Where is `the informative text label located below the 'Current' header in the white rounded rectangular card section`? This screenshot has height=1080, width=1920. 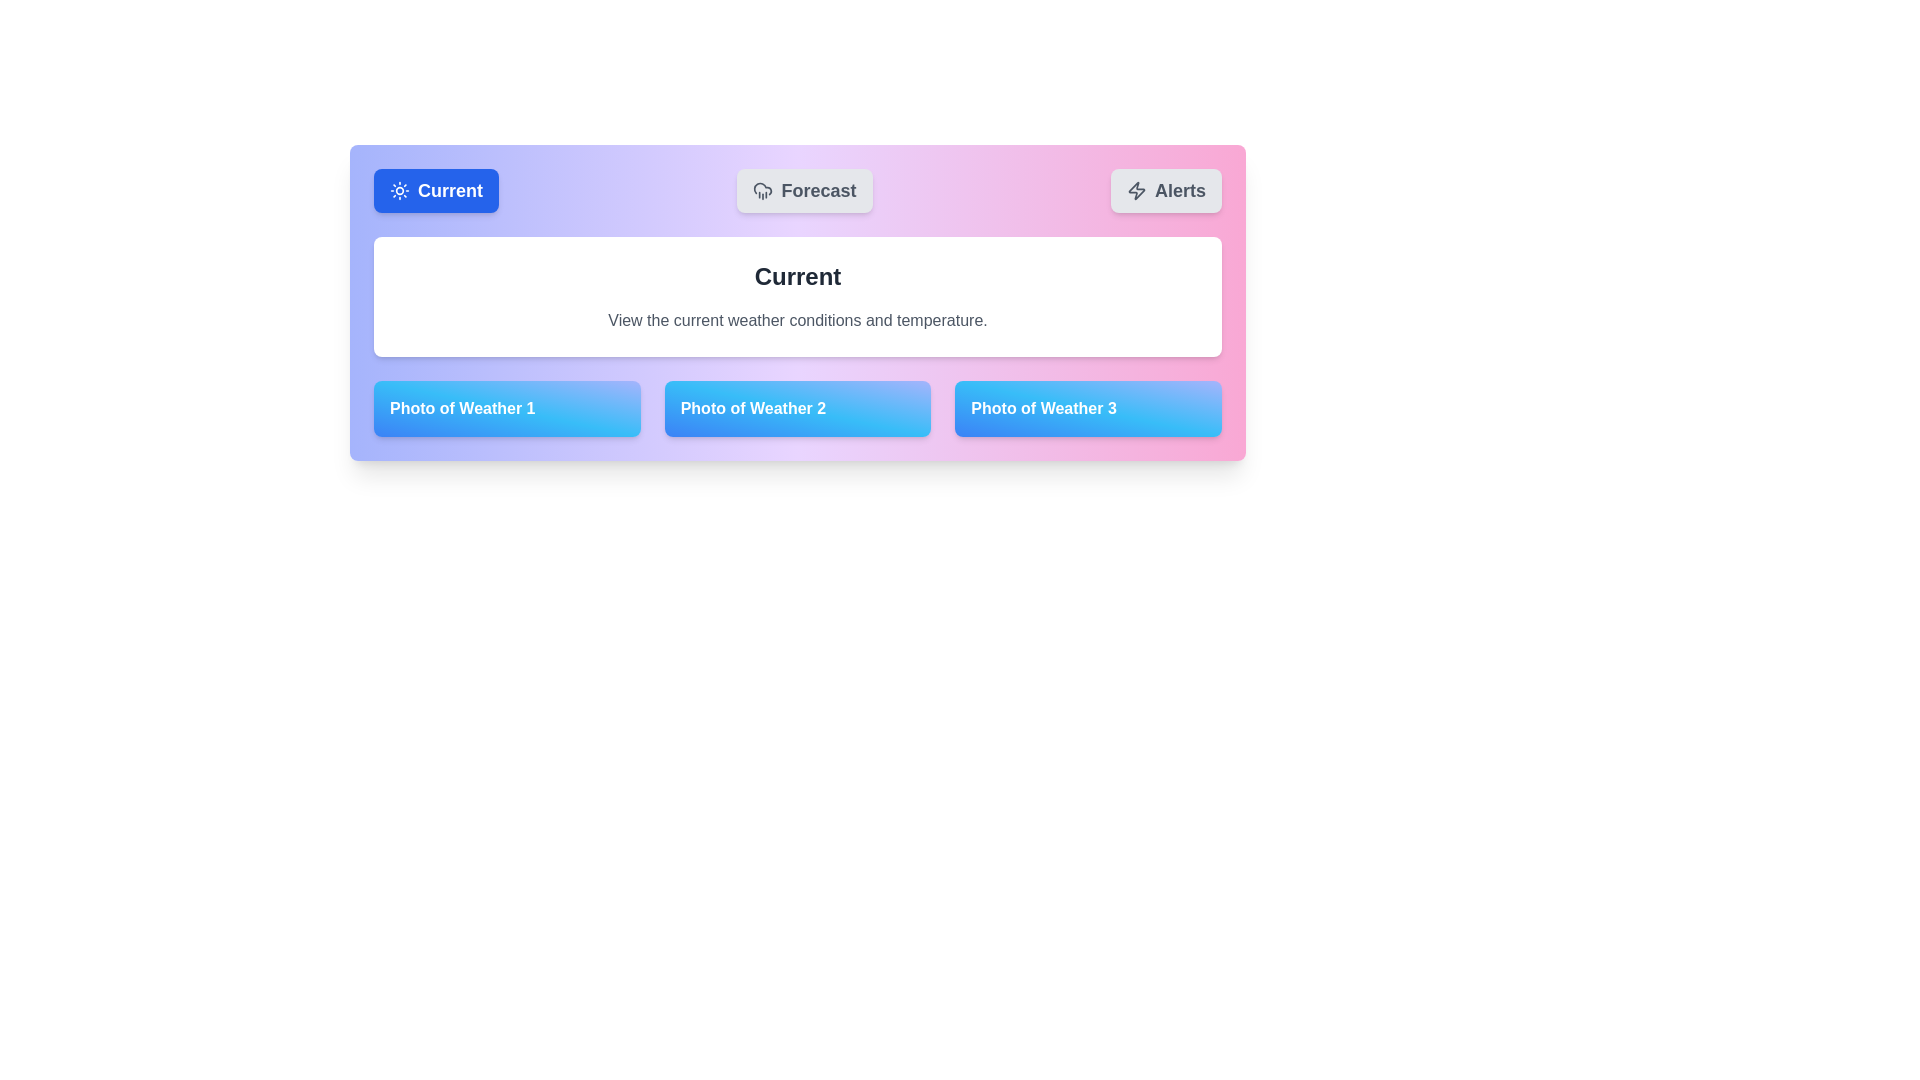 the informative text label located below the 'Current' header in the white rounded rectangular card section is located at coordinates (796, 319).